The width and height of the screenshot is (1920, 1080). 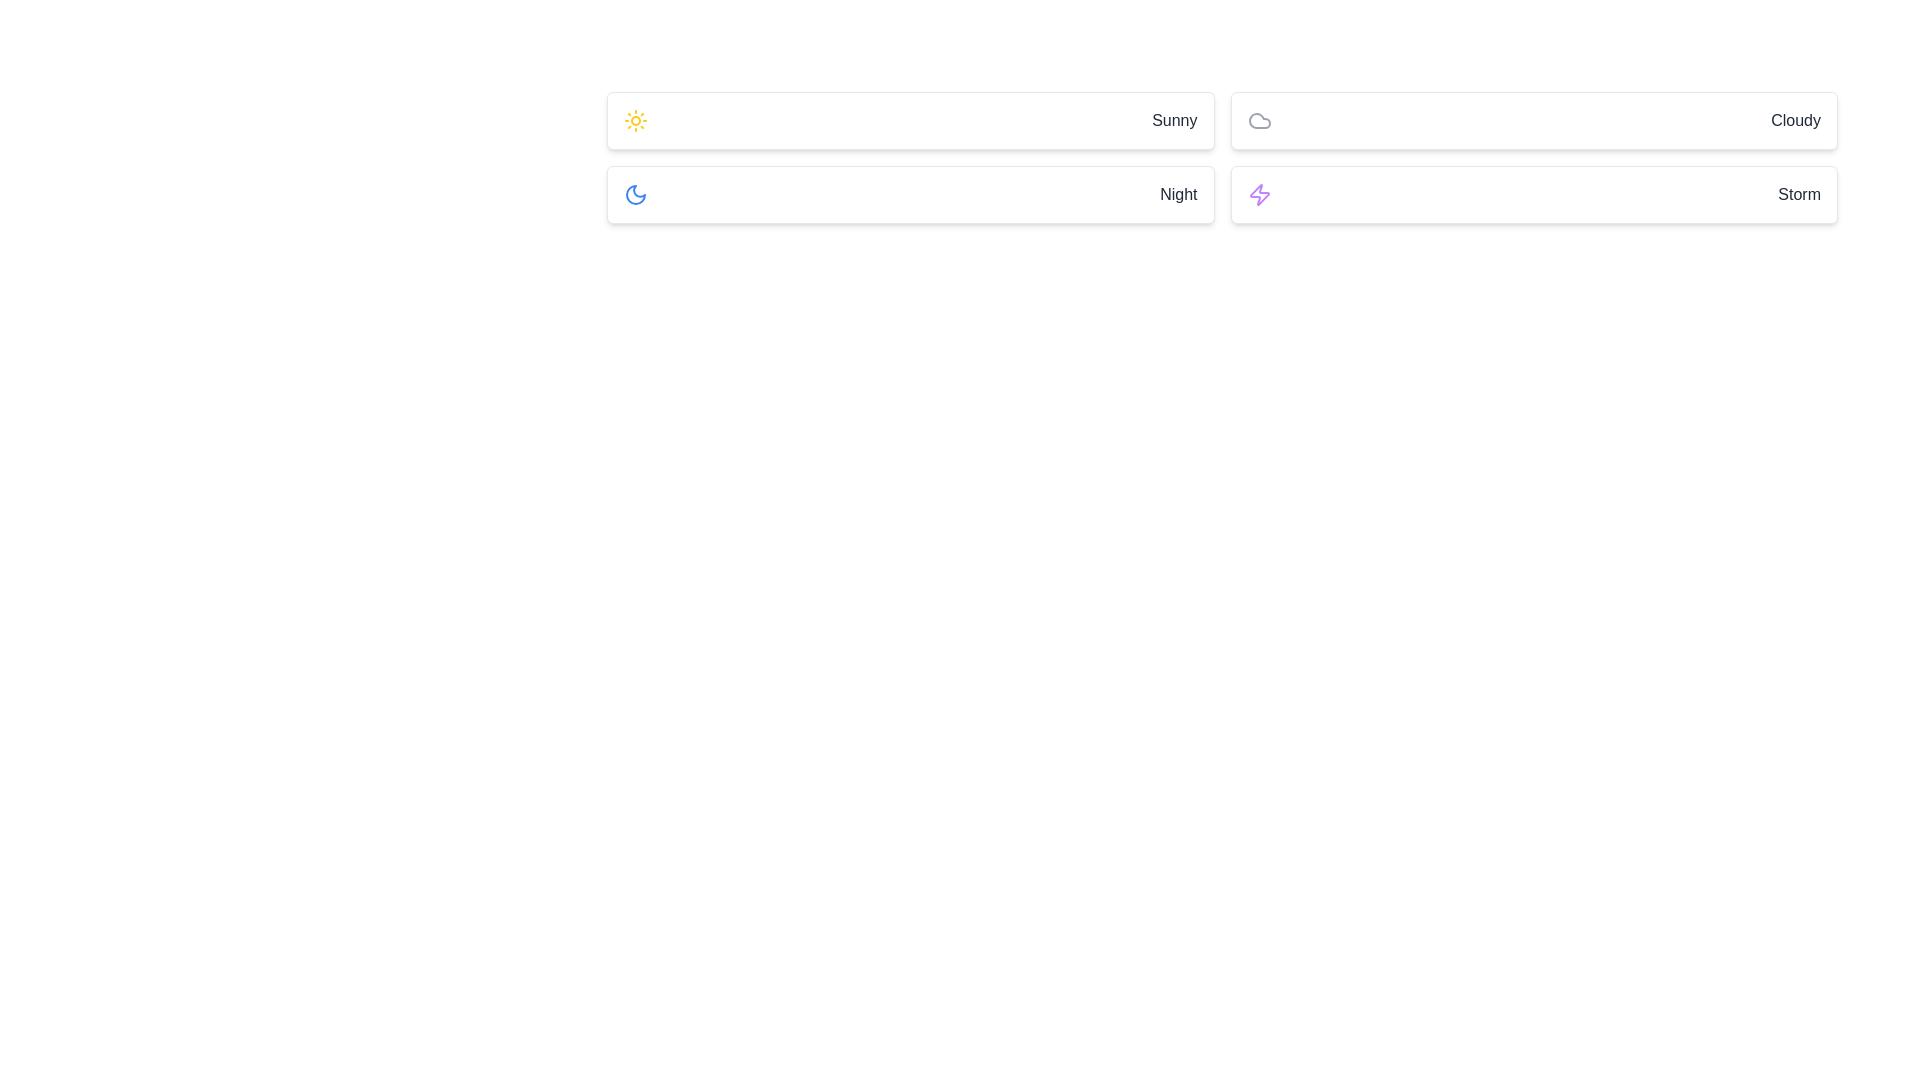 What do you see at coordinates (909, 120) in the screenshot?
I see `the 'Sunny' option button located in the top row, first column of the grid layout, above the 'Night' card and to the left of the 'Cloudy' card` at bounding box center [909, 120].